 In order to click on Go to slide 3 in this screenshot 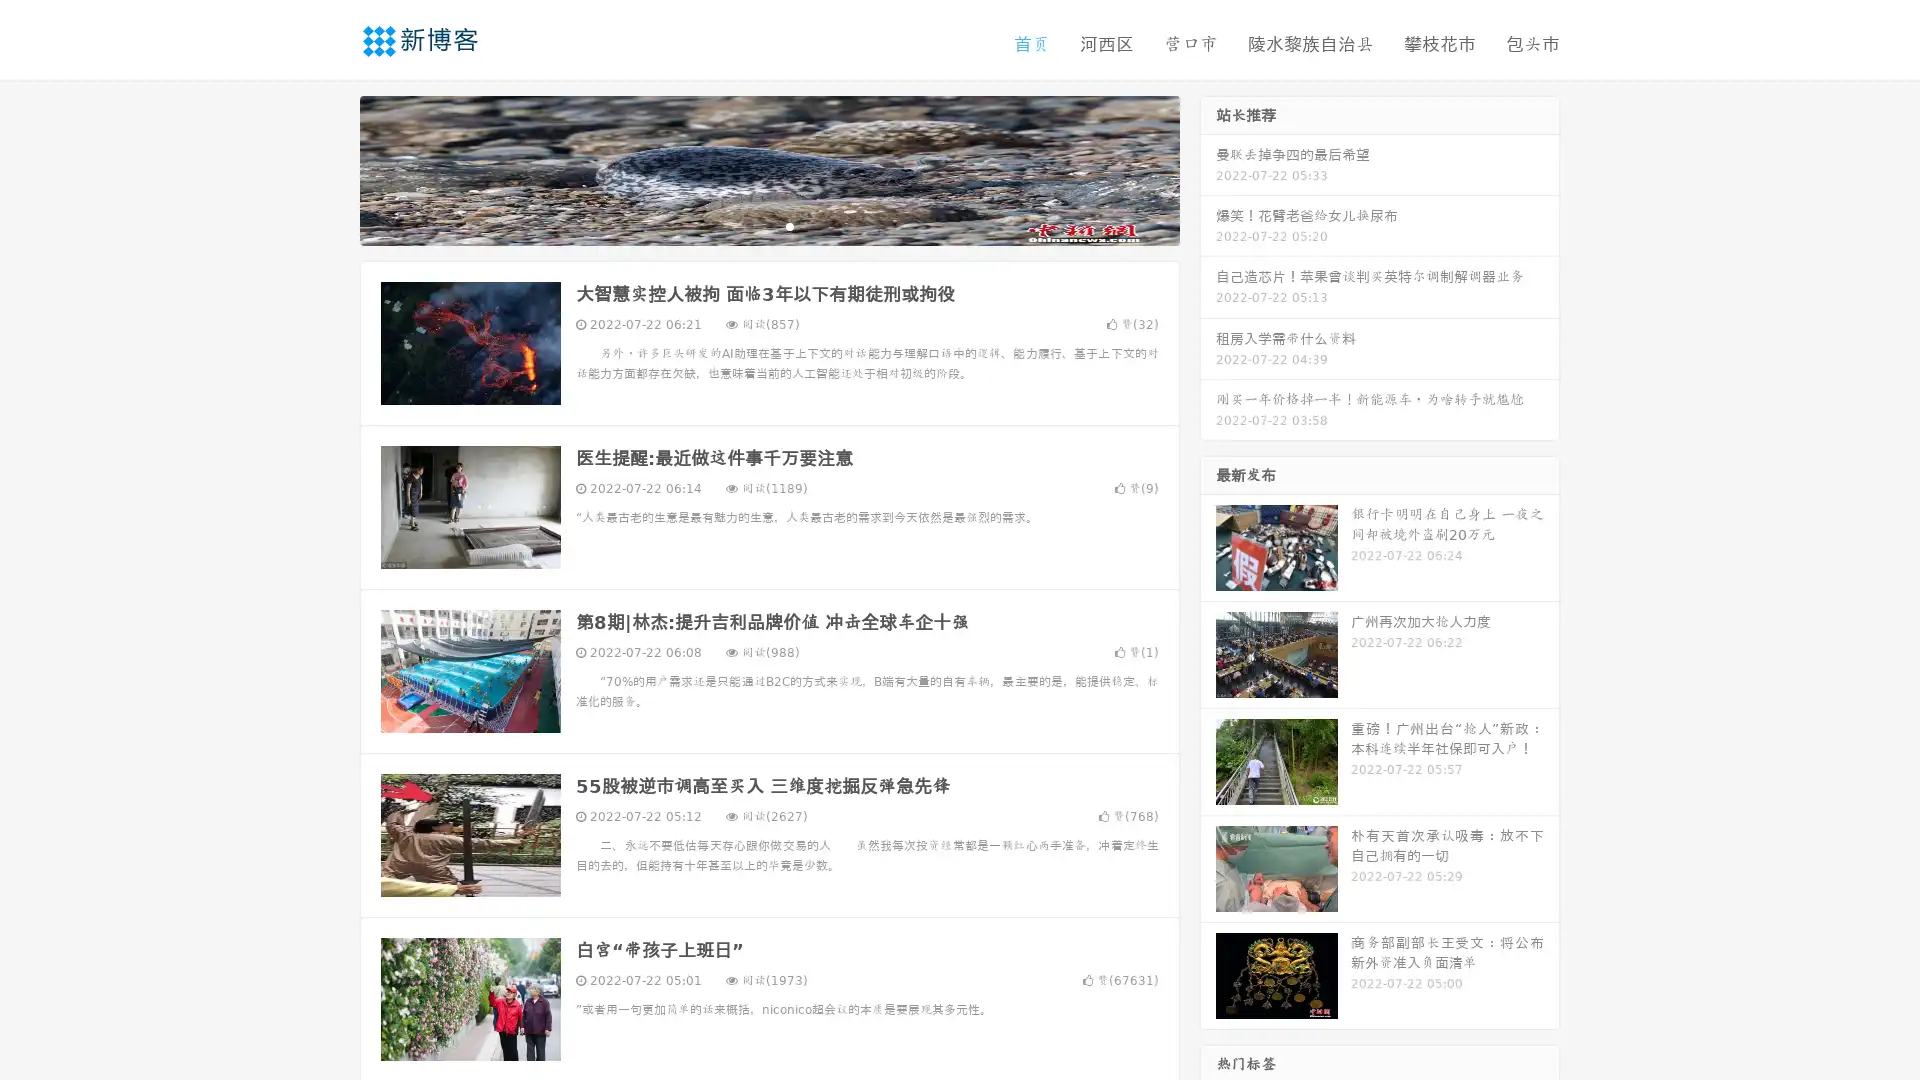, I will do `click(789, 225)`.